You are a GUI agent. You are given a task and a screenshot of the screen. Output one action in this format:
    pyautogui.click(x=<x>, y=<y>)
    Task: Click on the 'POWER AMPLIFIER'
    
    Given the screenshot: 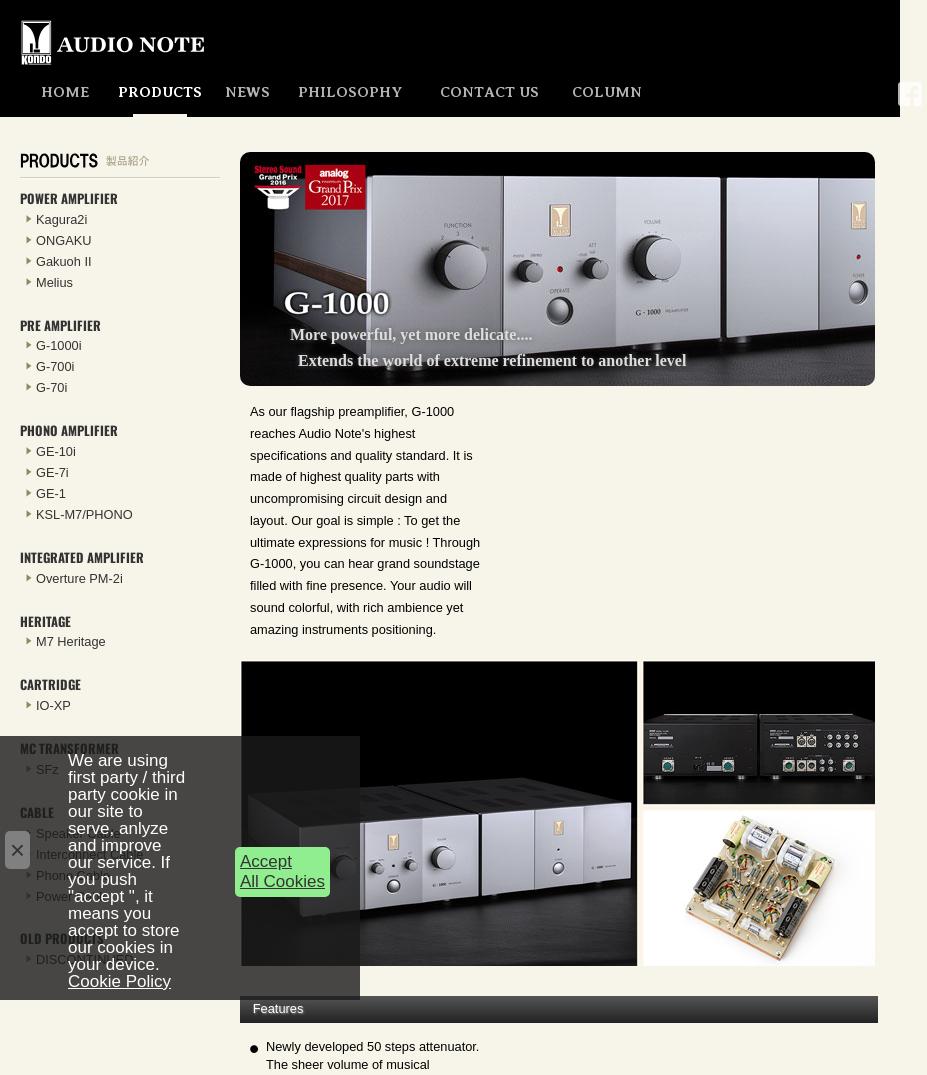 What is the action you would take?
    pyautogui.click(x=19, y=197)
    